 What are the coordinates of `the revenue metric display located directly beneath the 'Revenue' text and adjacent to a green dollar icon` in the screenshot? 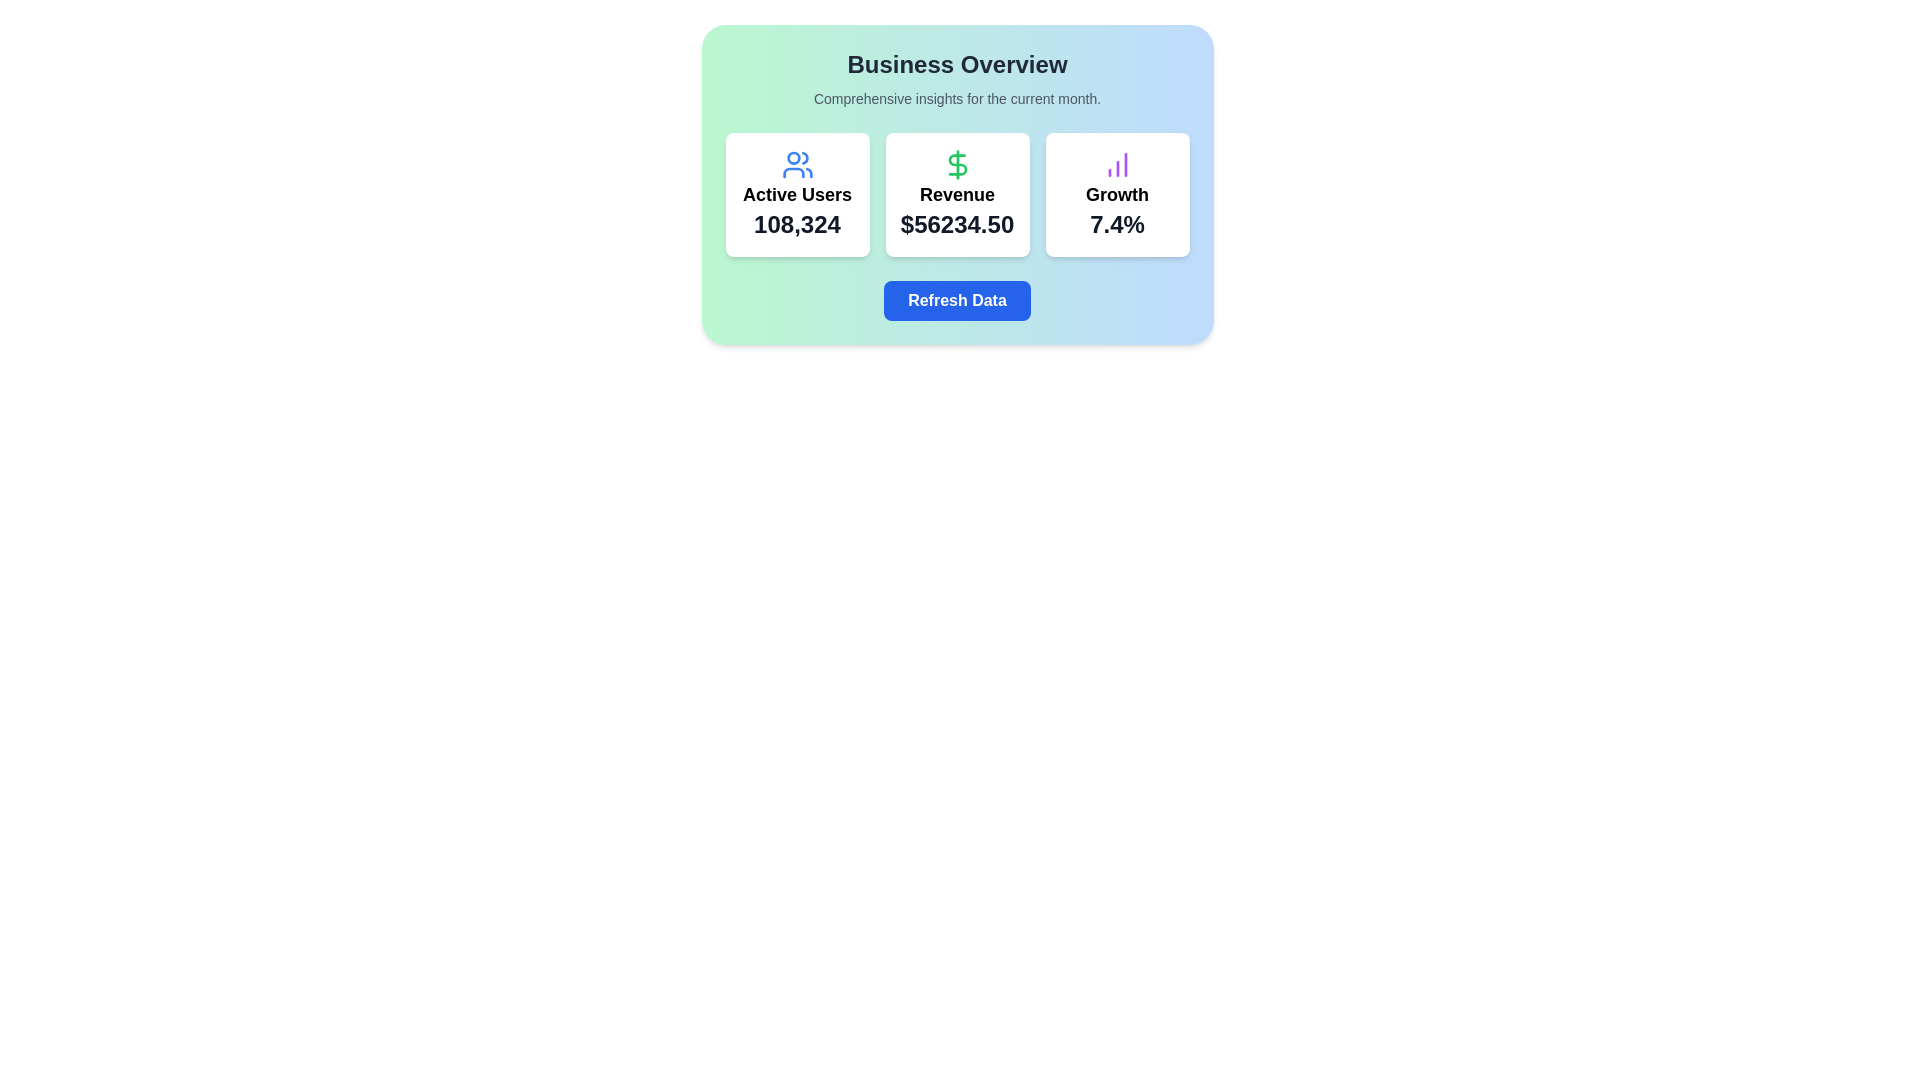 It's located at (956, 224).